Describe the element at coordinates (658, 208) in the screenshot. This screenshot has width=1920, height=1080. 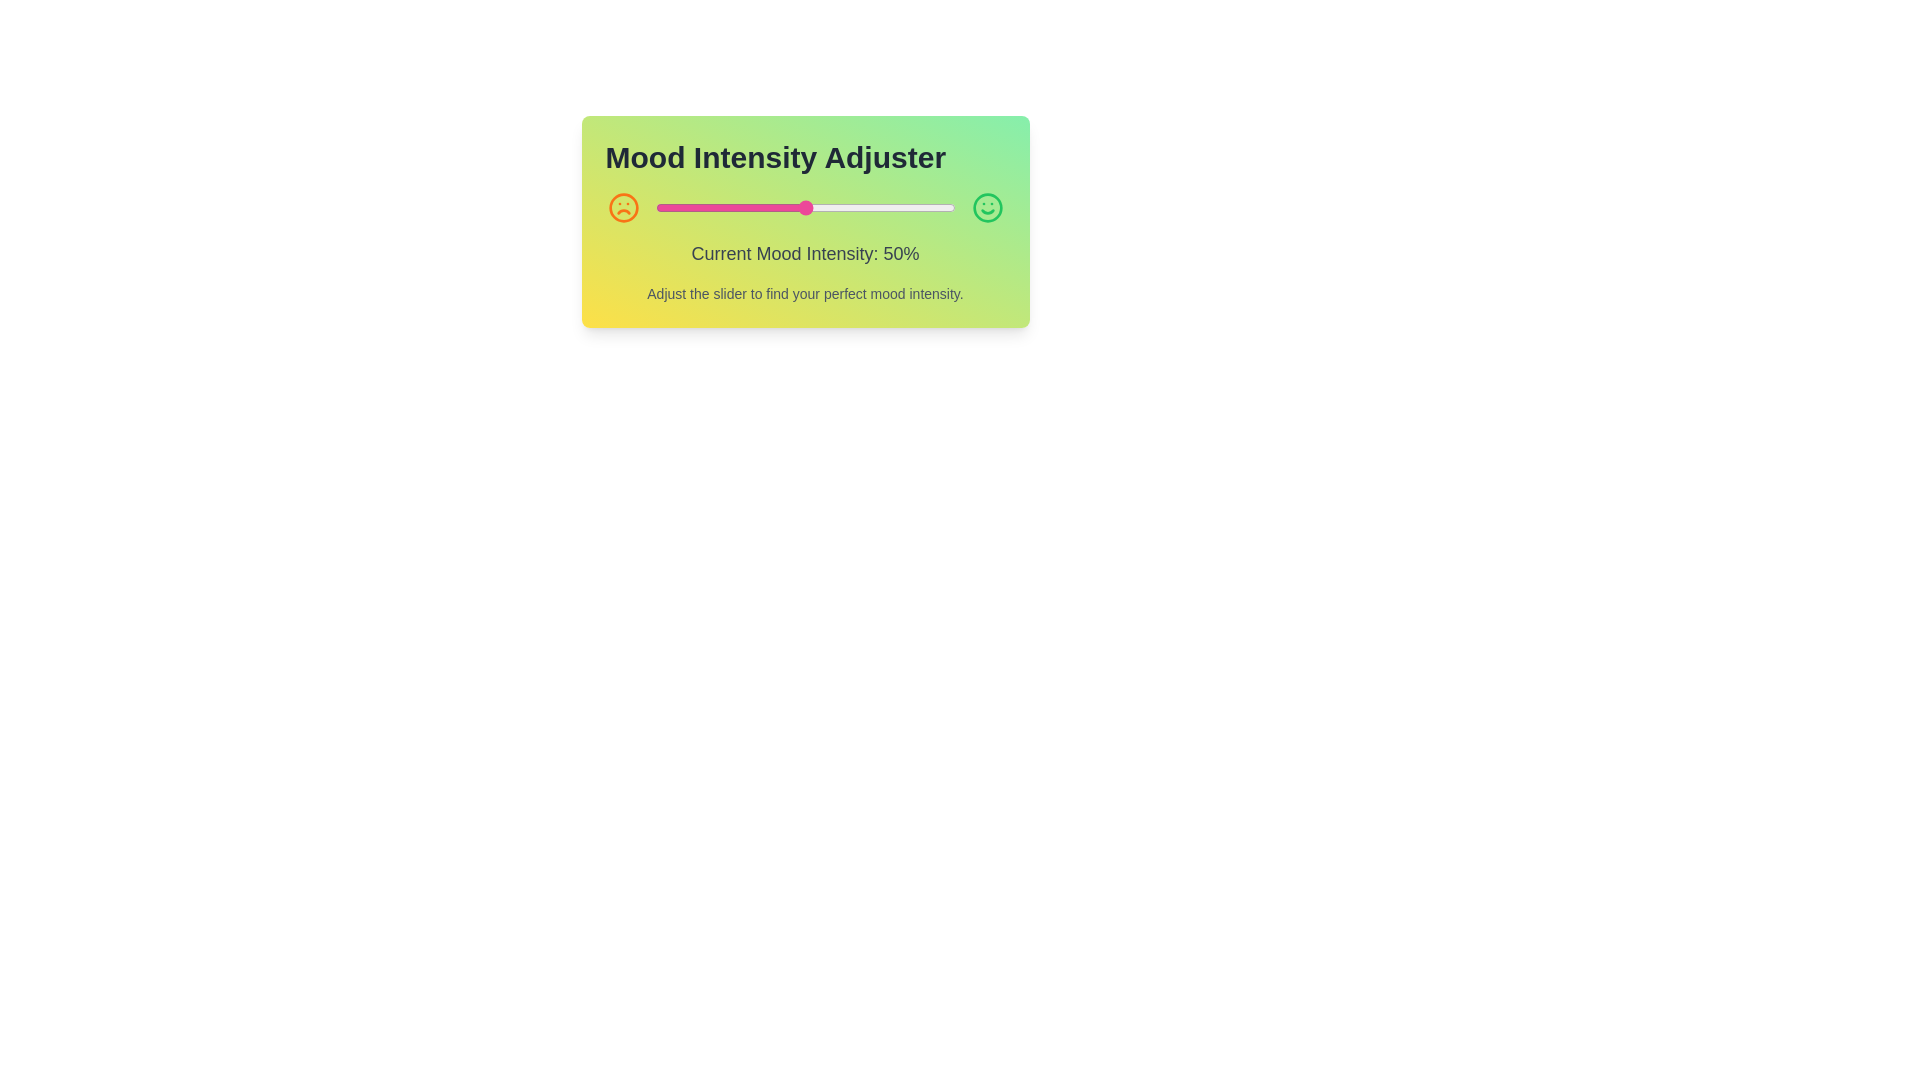
I see `the mood intensity slider to 1% by dragging the slider handle` at that location.